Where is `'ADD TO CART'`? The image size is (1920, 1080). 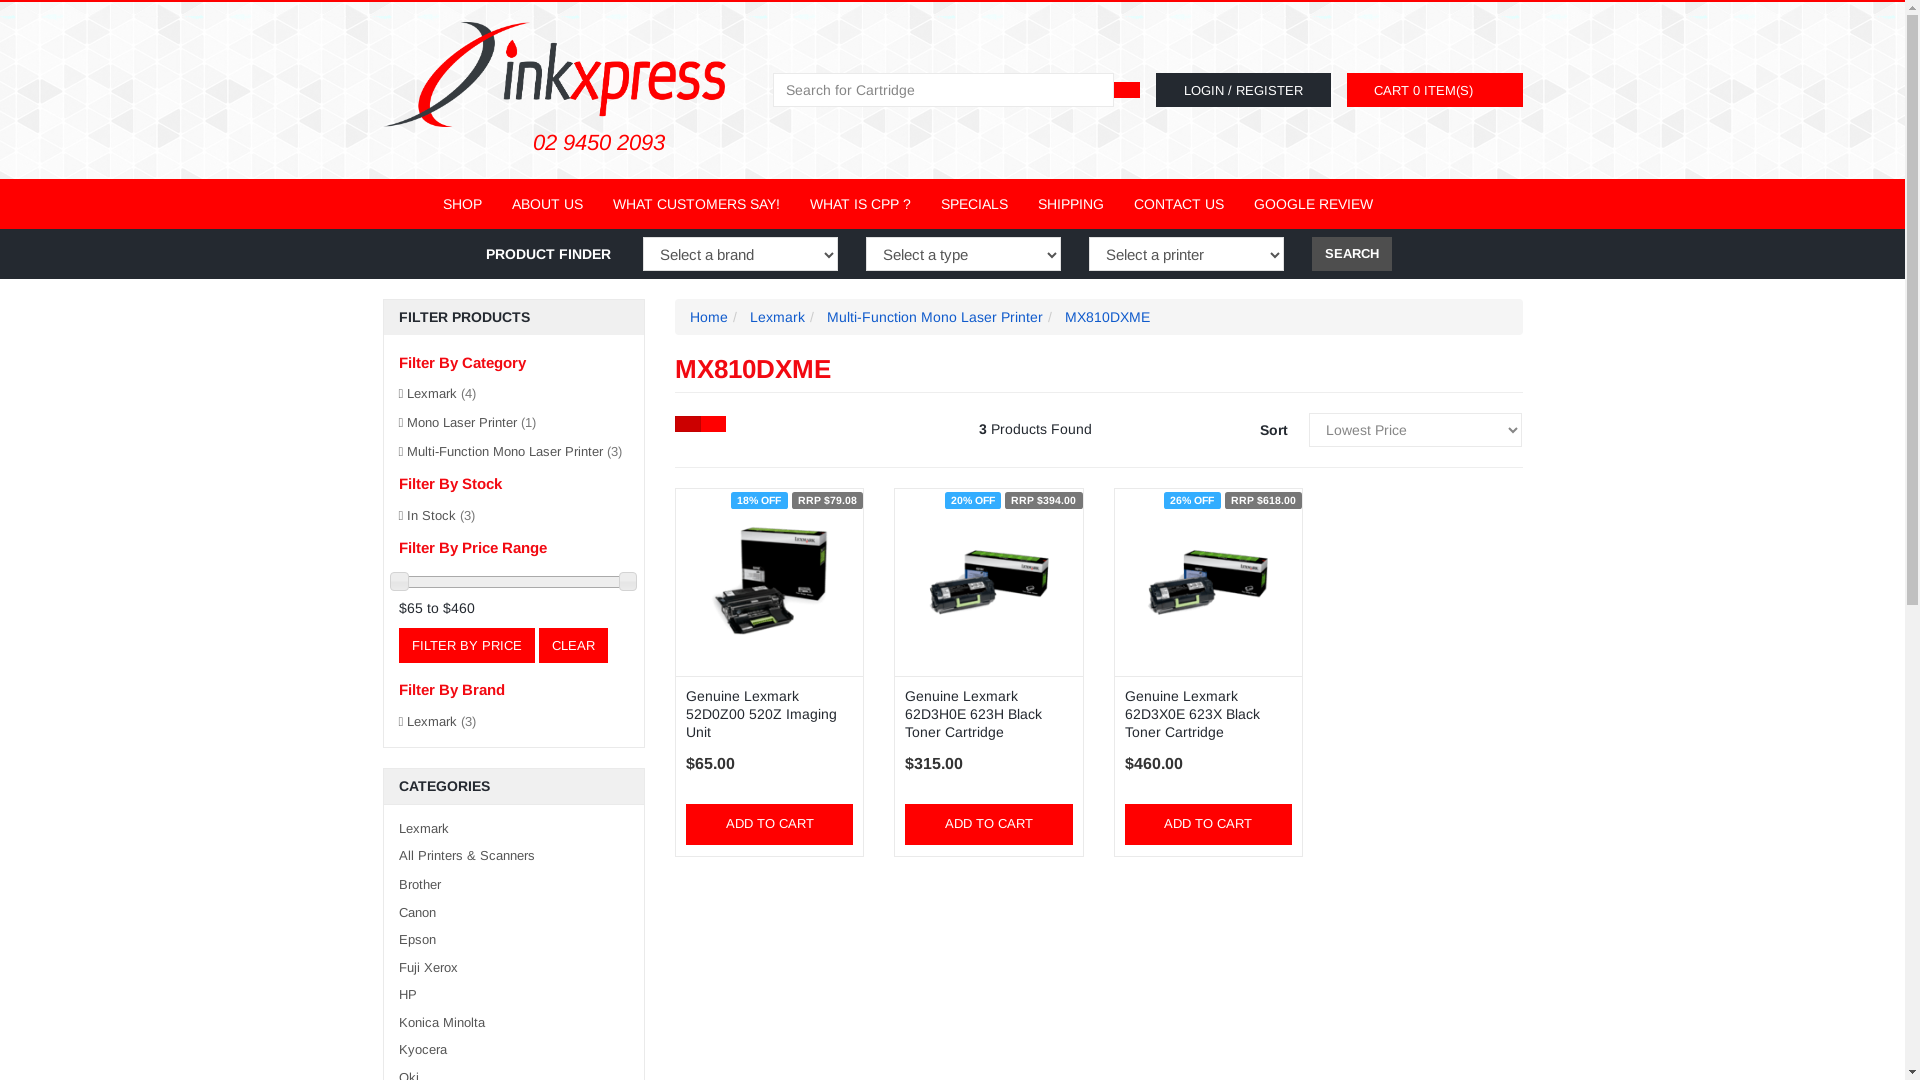 'ADD TO CART' is located at coordinates (904, 824).